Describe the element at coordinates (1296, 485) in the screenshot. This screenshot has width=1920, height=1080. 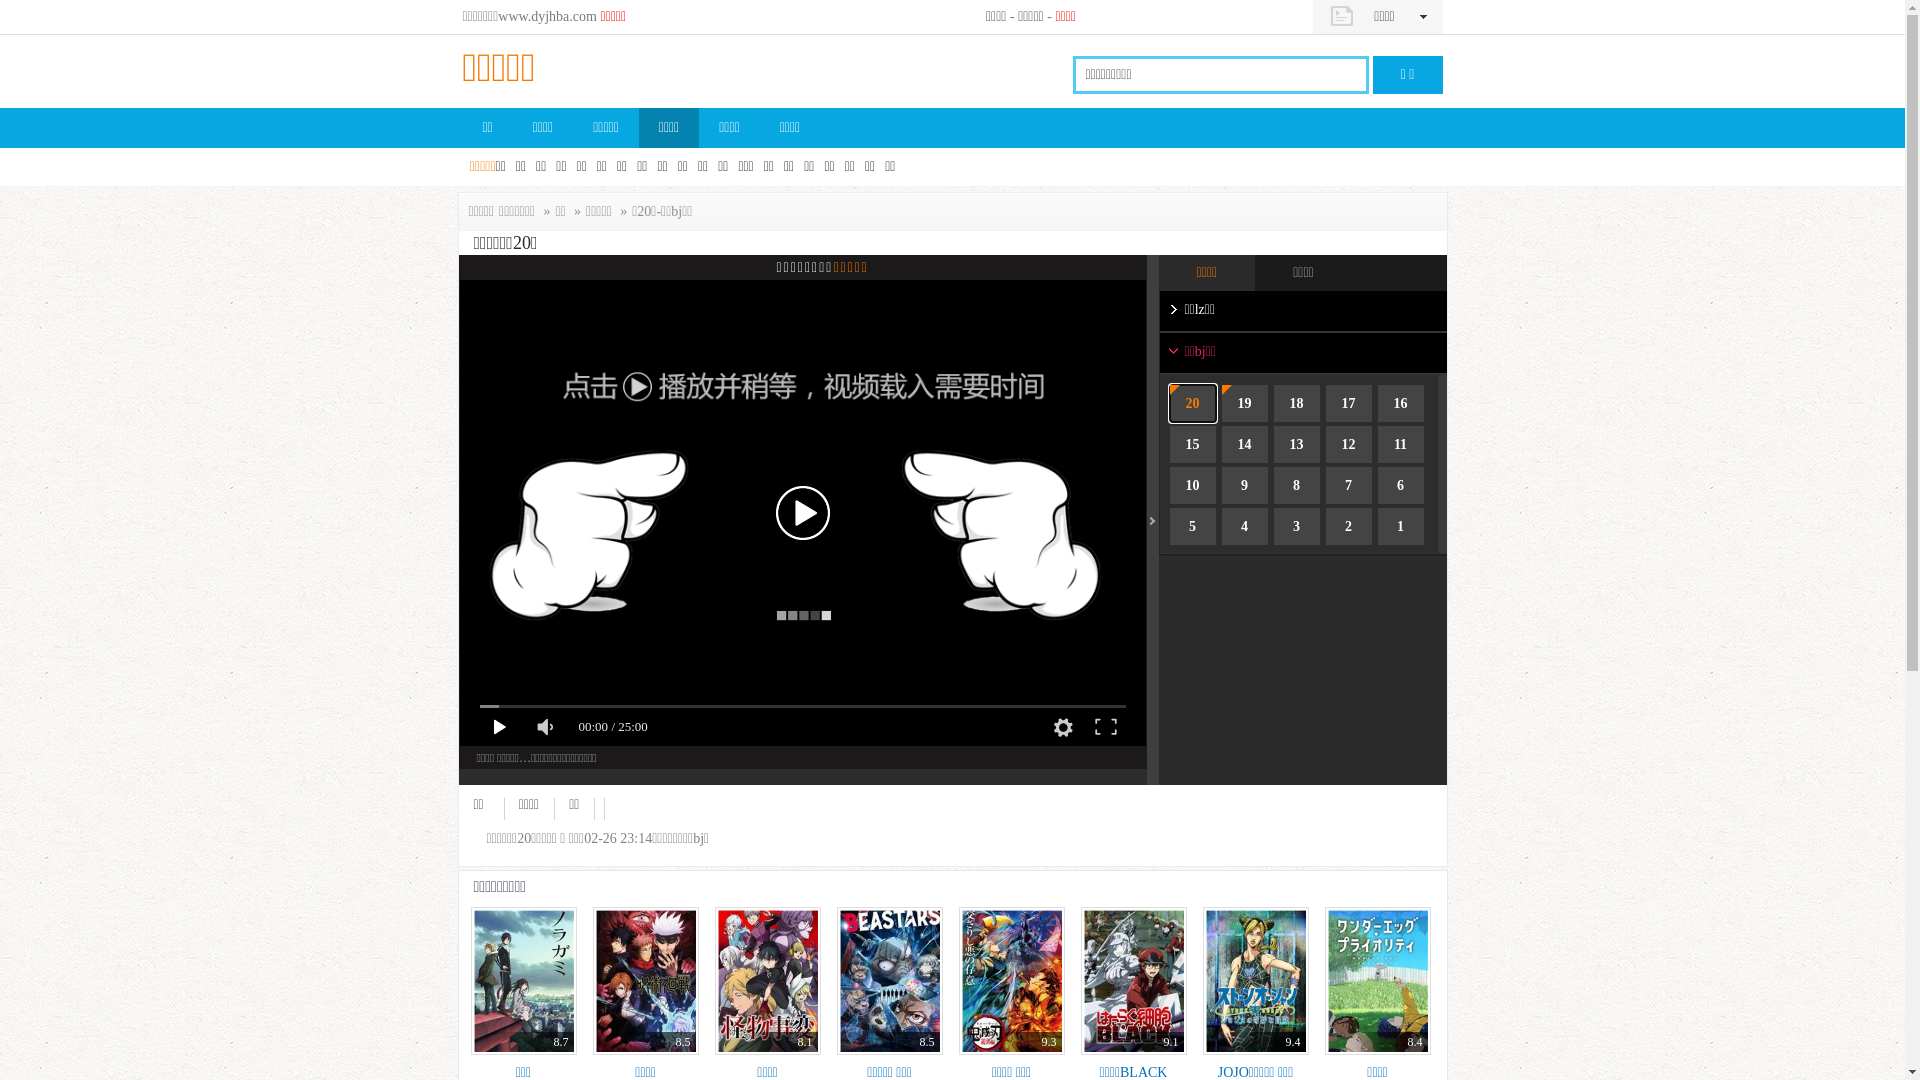
I see `'8'` at that location.